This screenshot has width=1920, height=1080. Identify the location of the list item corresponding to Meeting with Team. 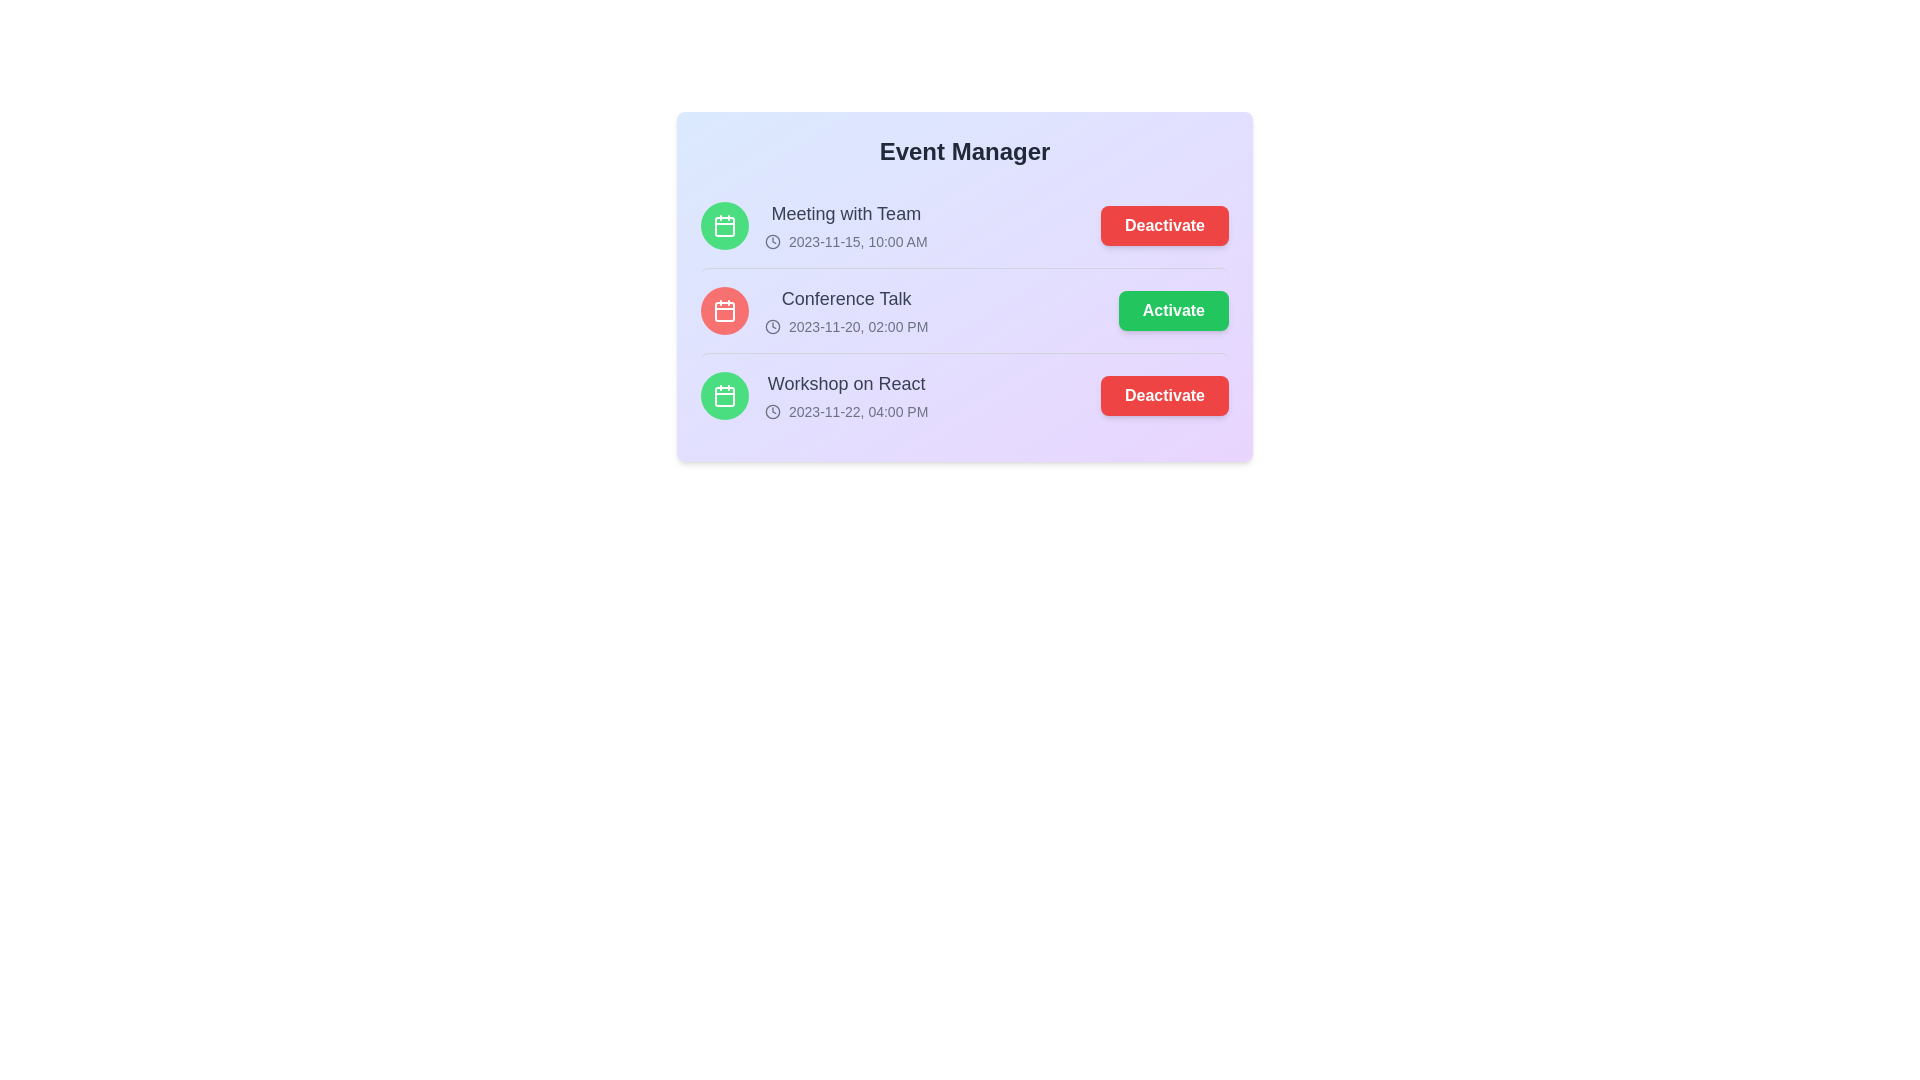
(964, 225).